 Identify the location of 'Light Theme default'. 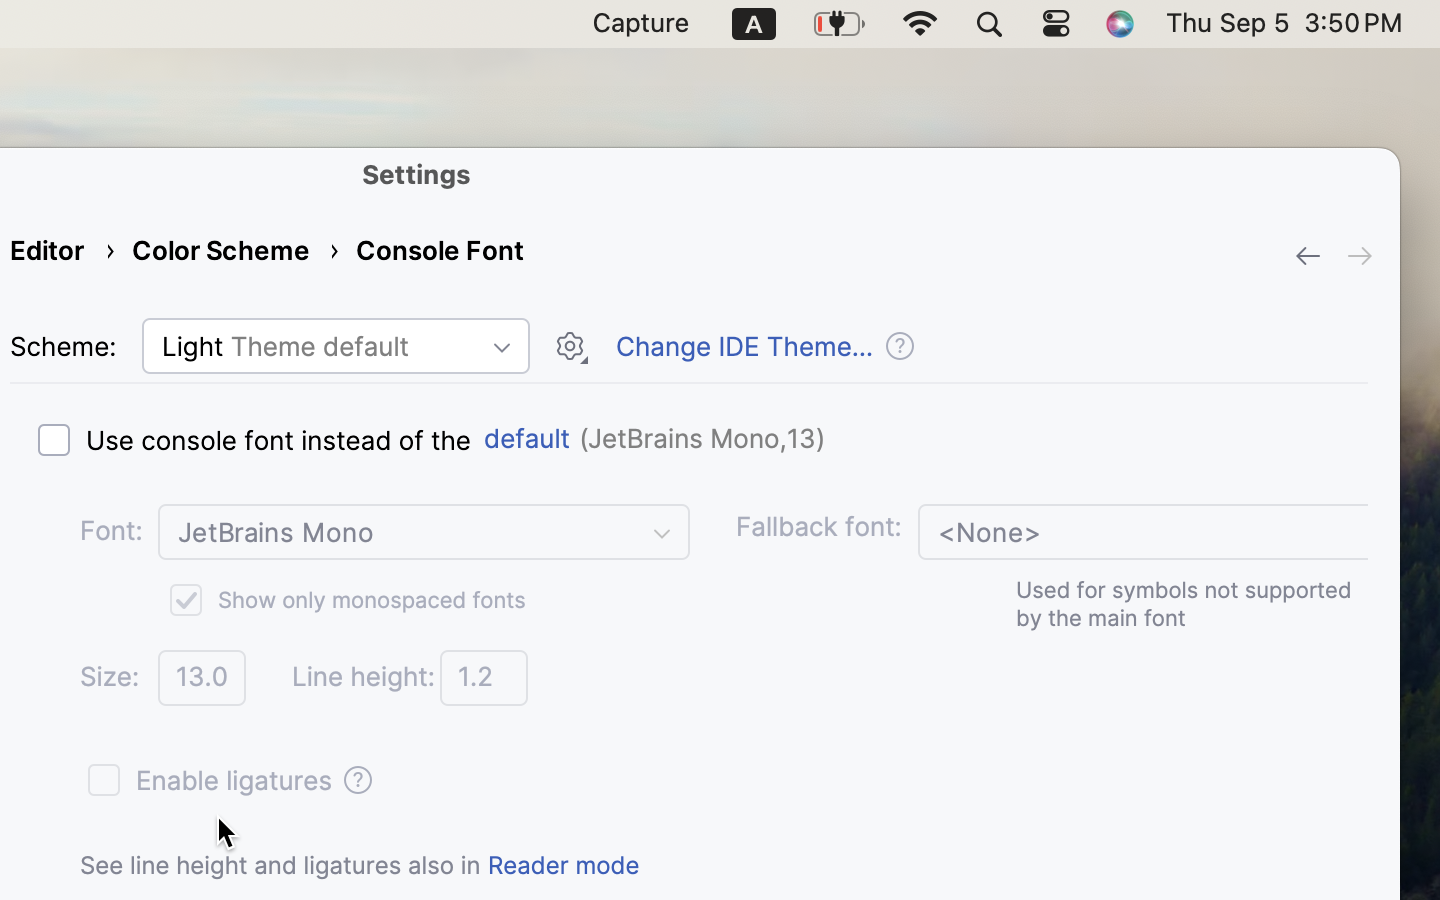
(335, 345).